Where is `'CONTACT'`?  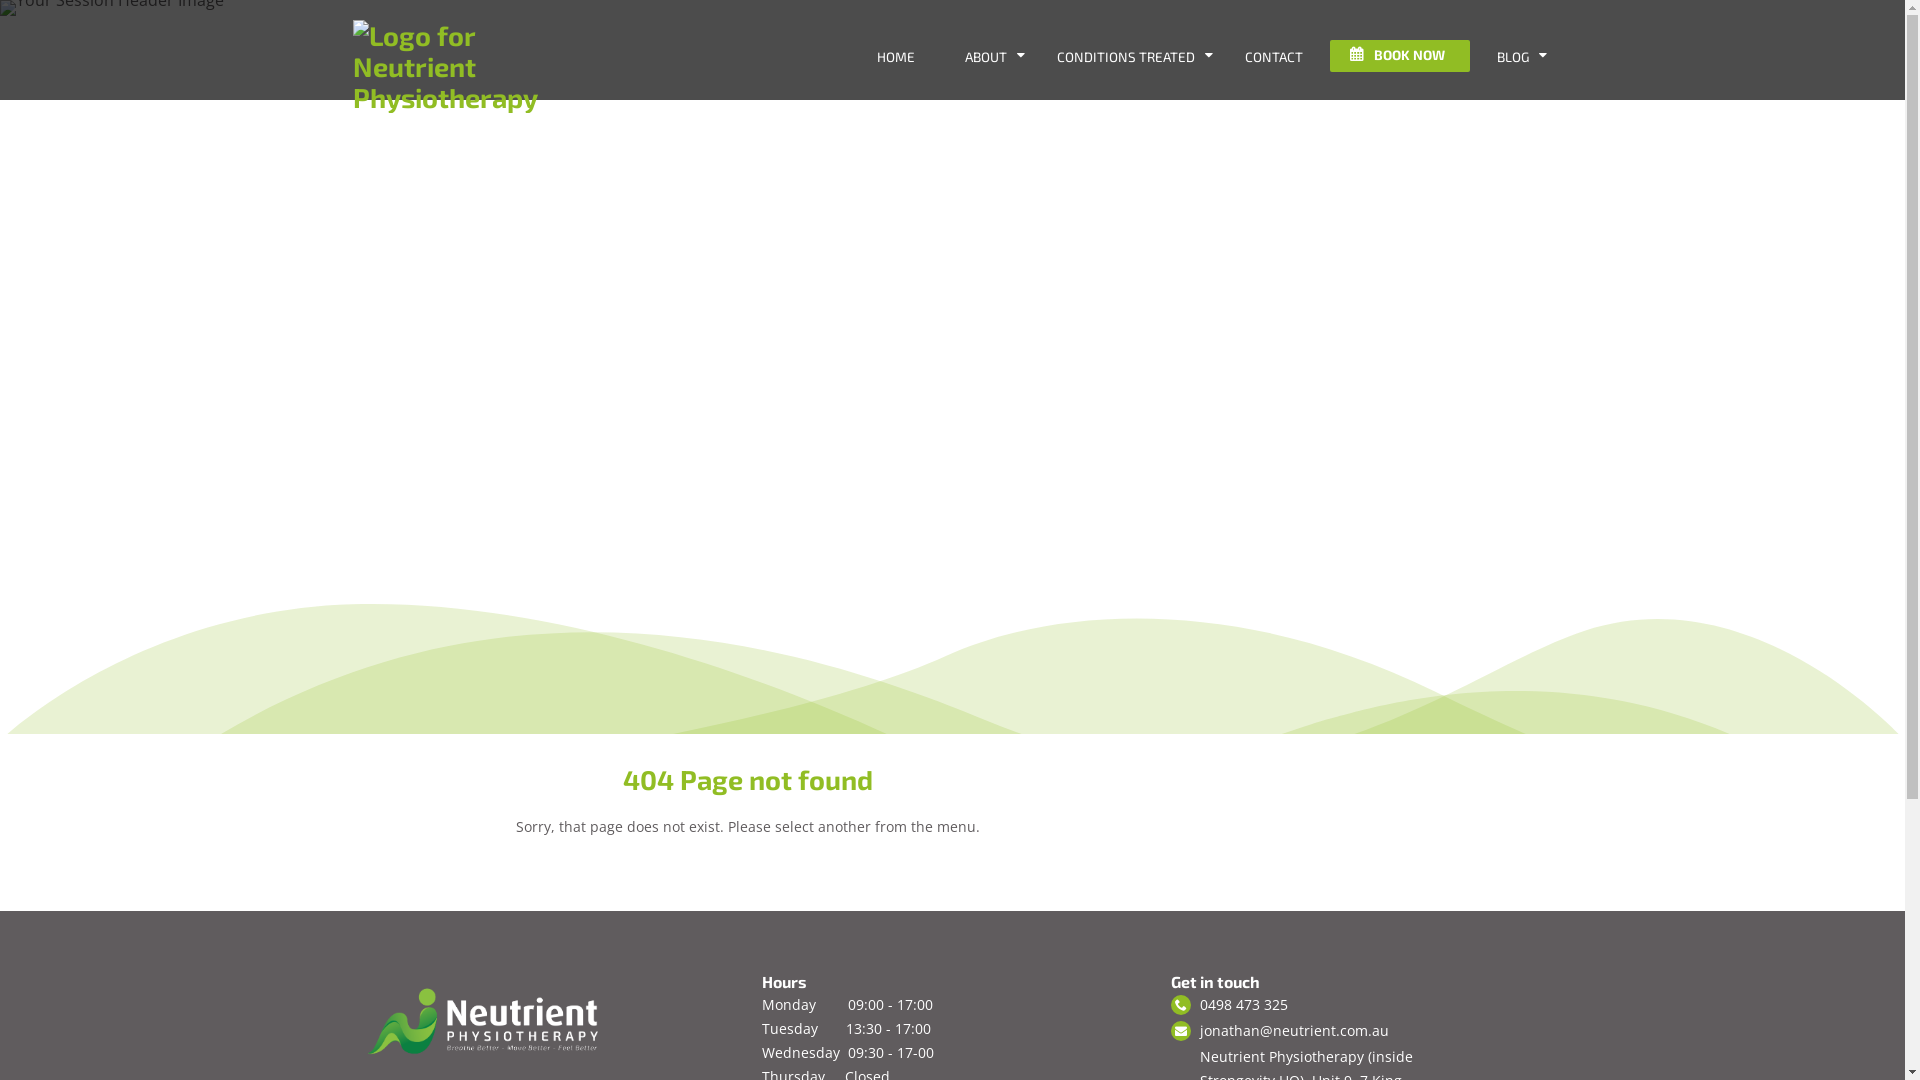
'CONTACT' is located at coordinates (1272, 56).